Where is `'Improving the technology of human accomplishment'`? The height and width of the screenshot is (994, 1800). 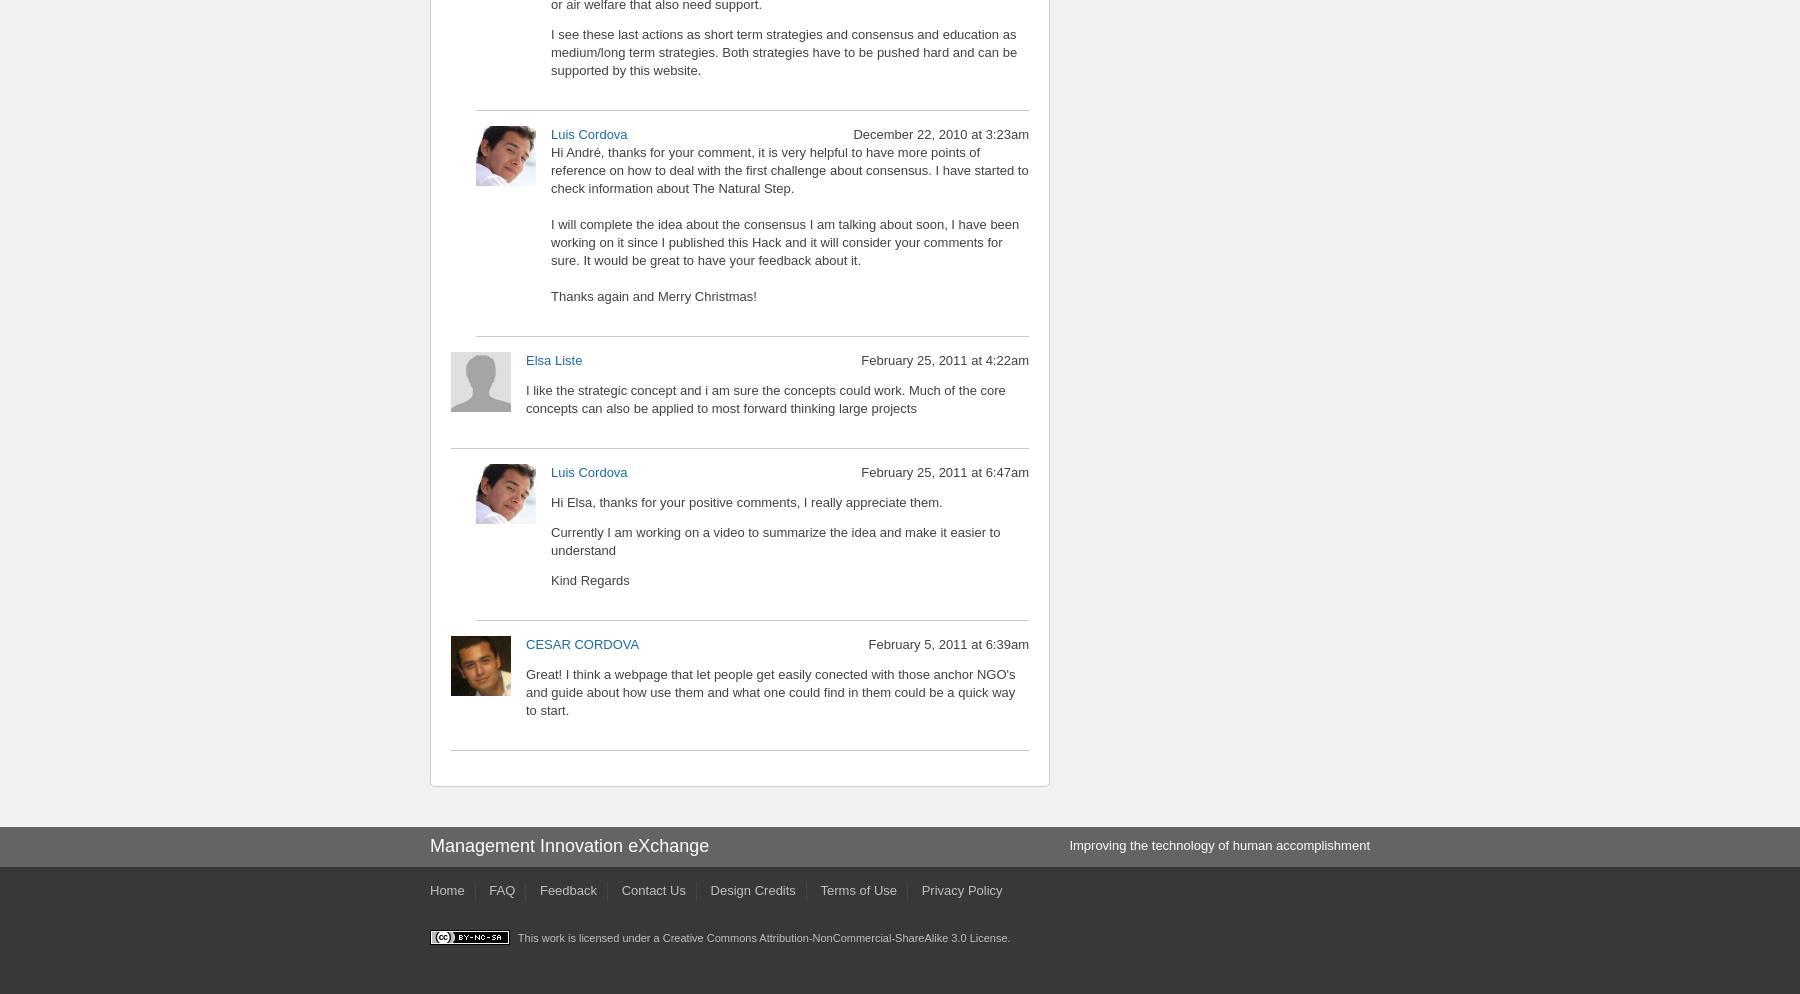 'Improving the technology of human accomplishment' is located at coordinates (1218, 843).